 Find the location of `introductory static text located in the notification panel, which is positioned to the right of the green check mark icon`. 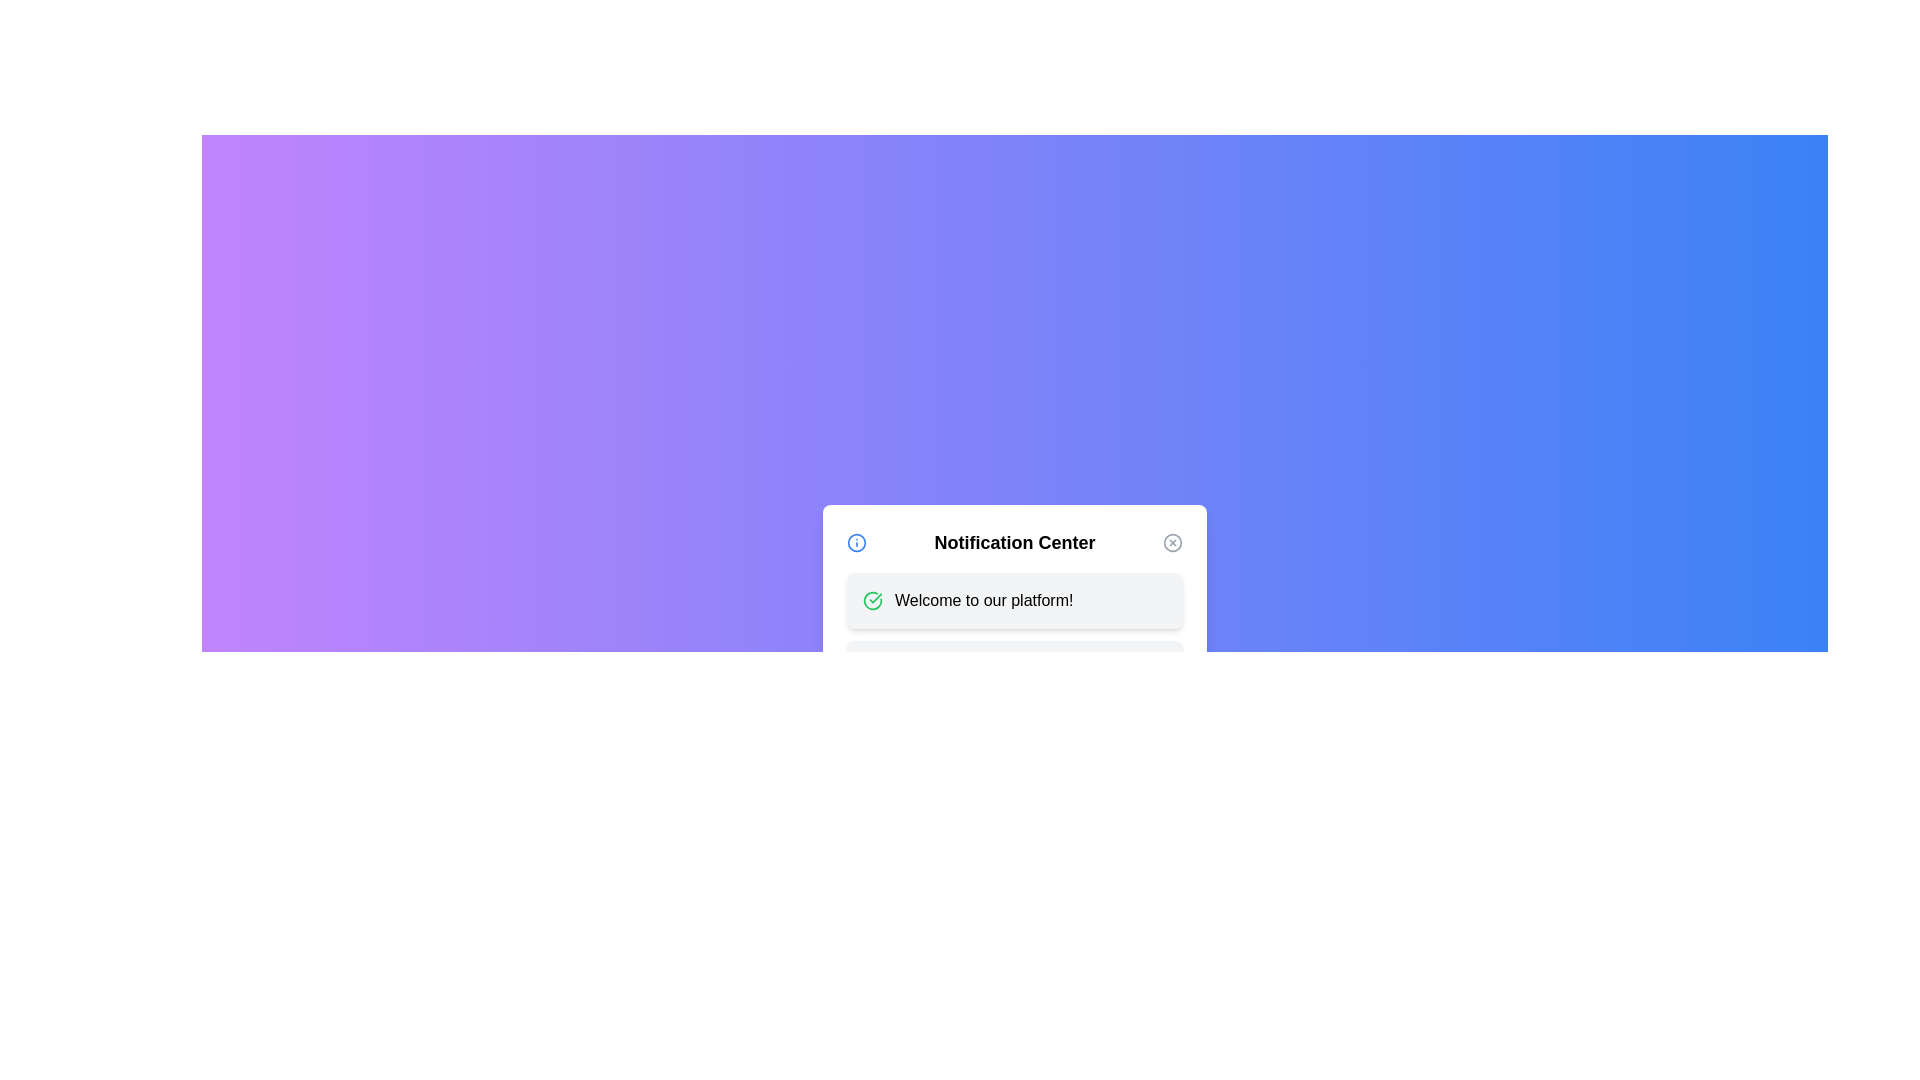

introductory static text located in the notification panel, which is positioned to the right of the green check mark icon is located at coordinates (984, 600).